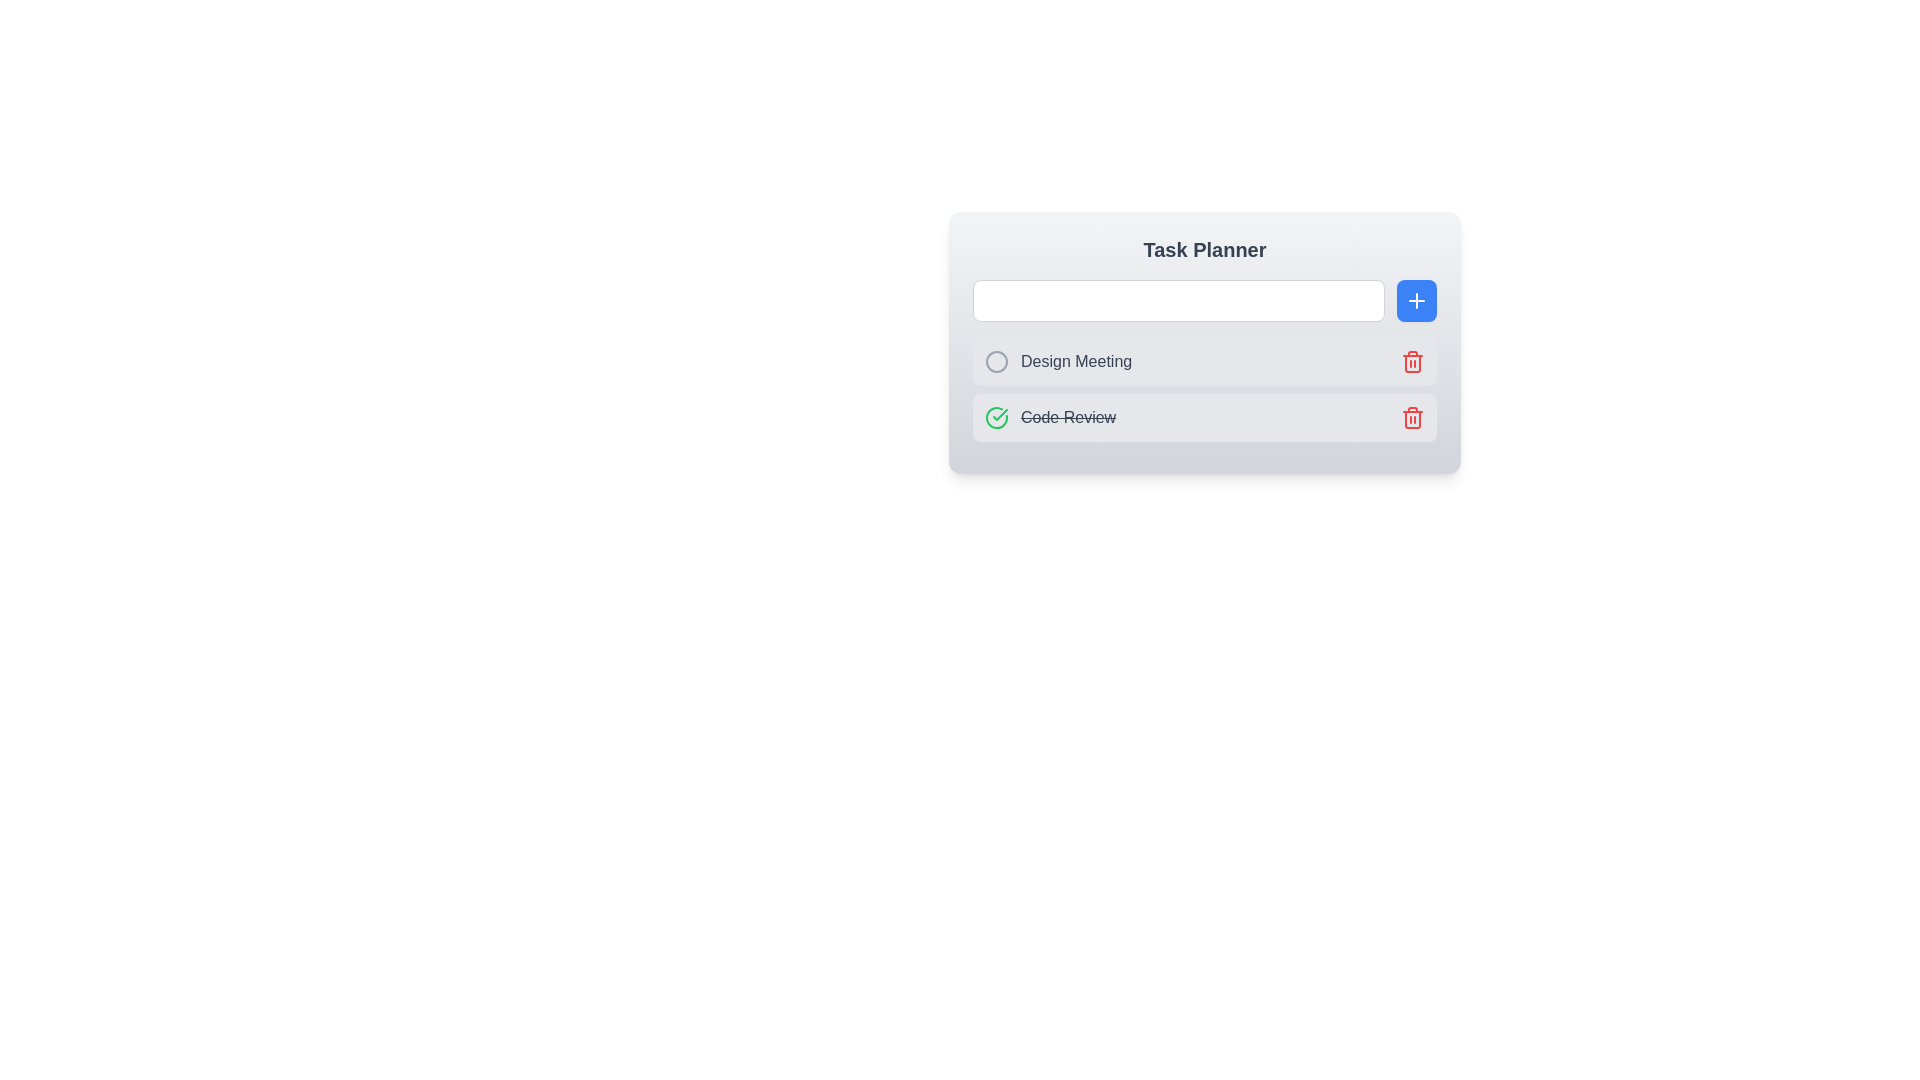  I want to click on the delete icon for the 'Design Meeting' task, so click(1405, 362).